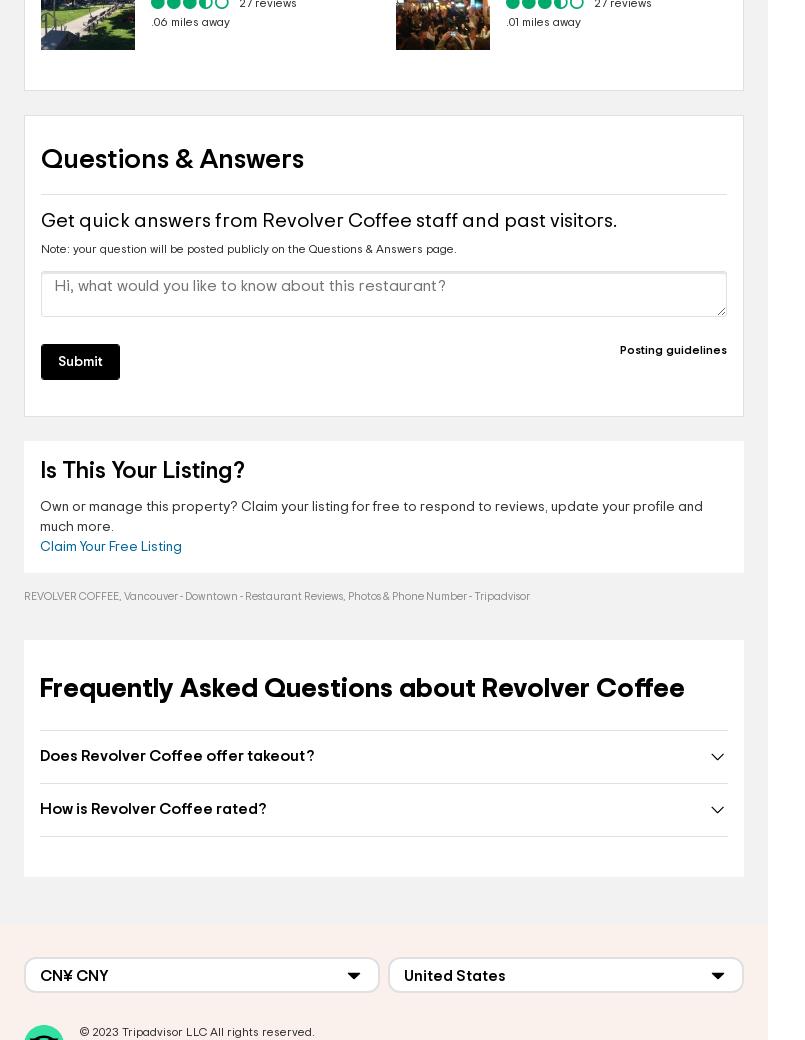 The width and height of the screenshot is (805, 1040). What do you see at coordinates (163, 1031) in the screenshot?
I see `'Tripadvisor LLC'` at bounding box center [163, 1031].